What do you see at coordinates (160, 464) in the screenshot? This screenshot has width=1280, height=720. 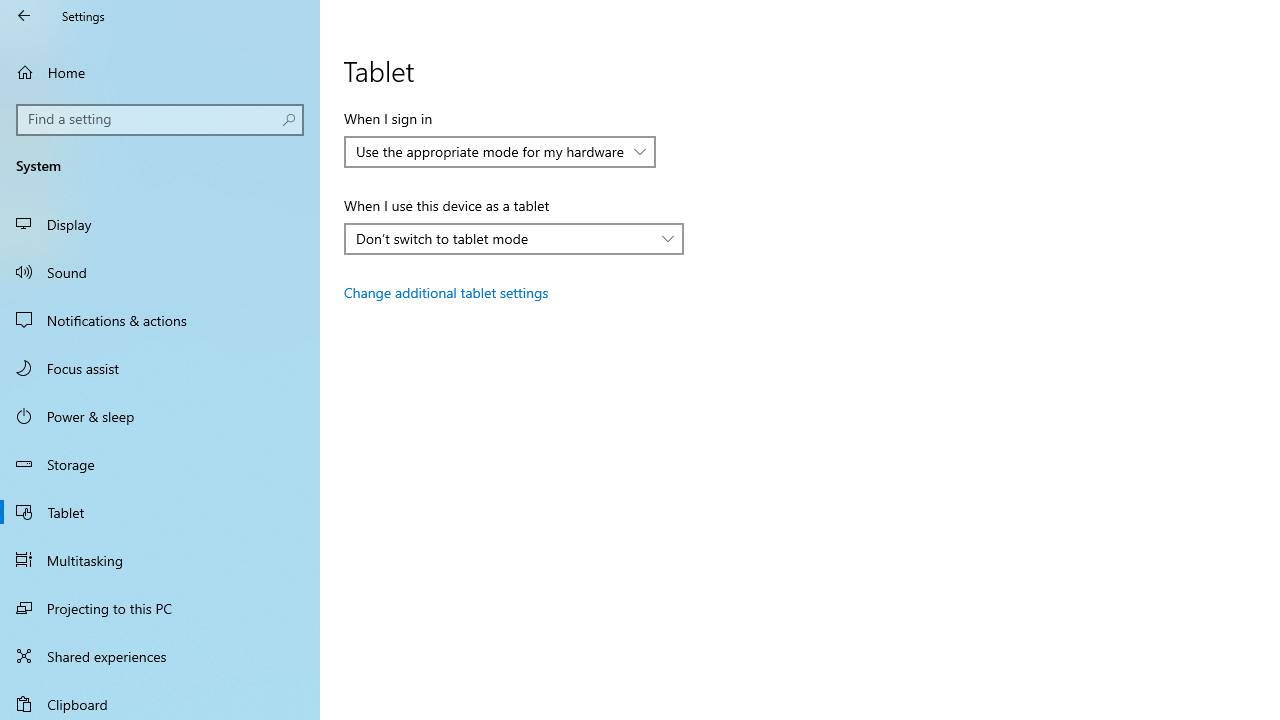 I see `'Storage'` at bounding box center [160, 464].